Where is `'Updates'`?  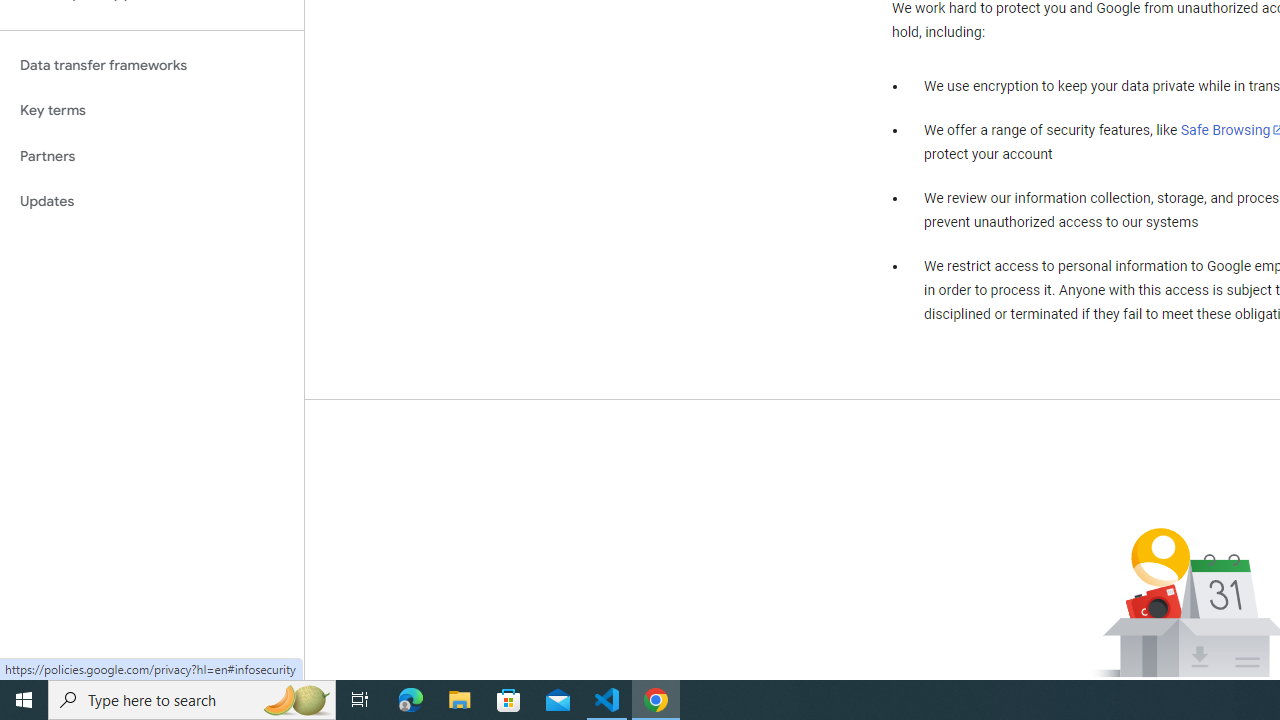 'Updates' is located at coordinates (151, 201).